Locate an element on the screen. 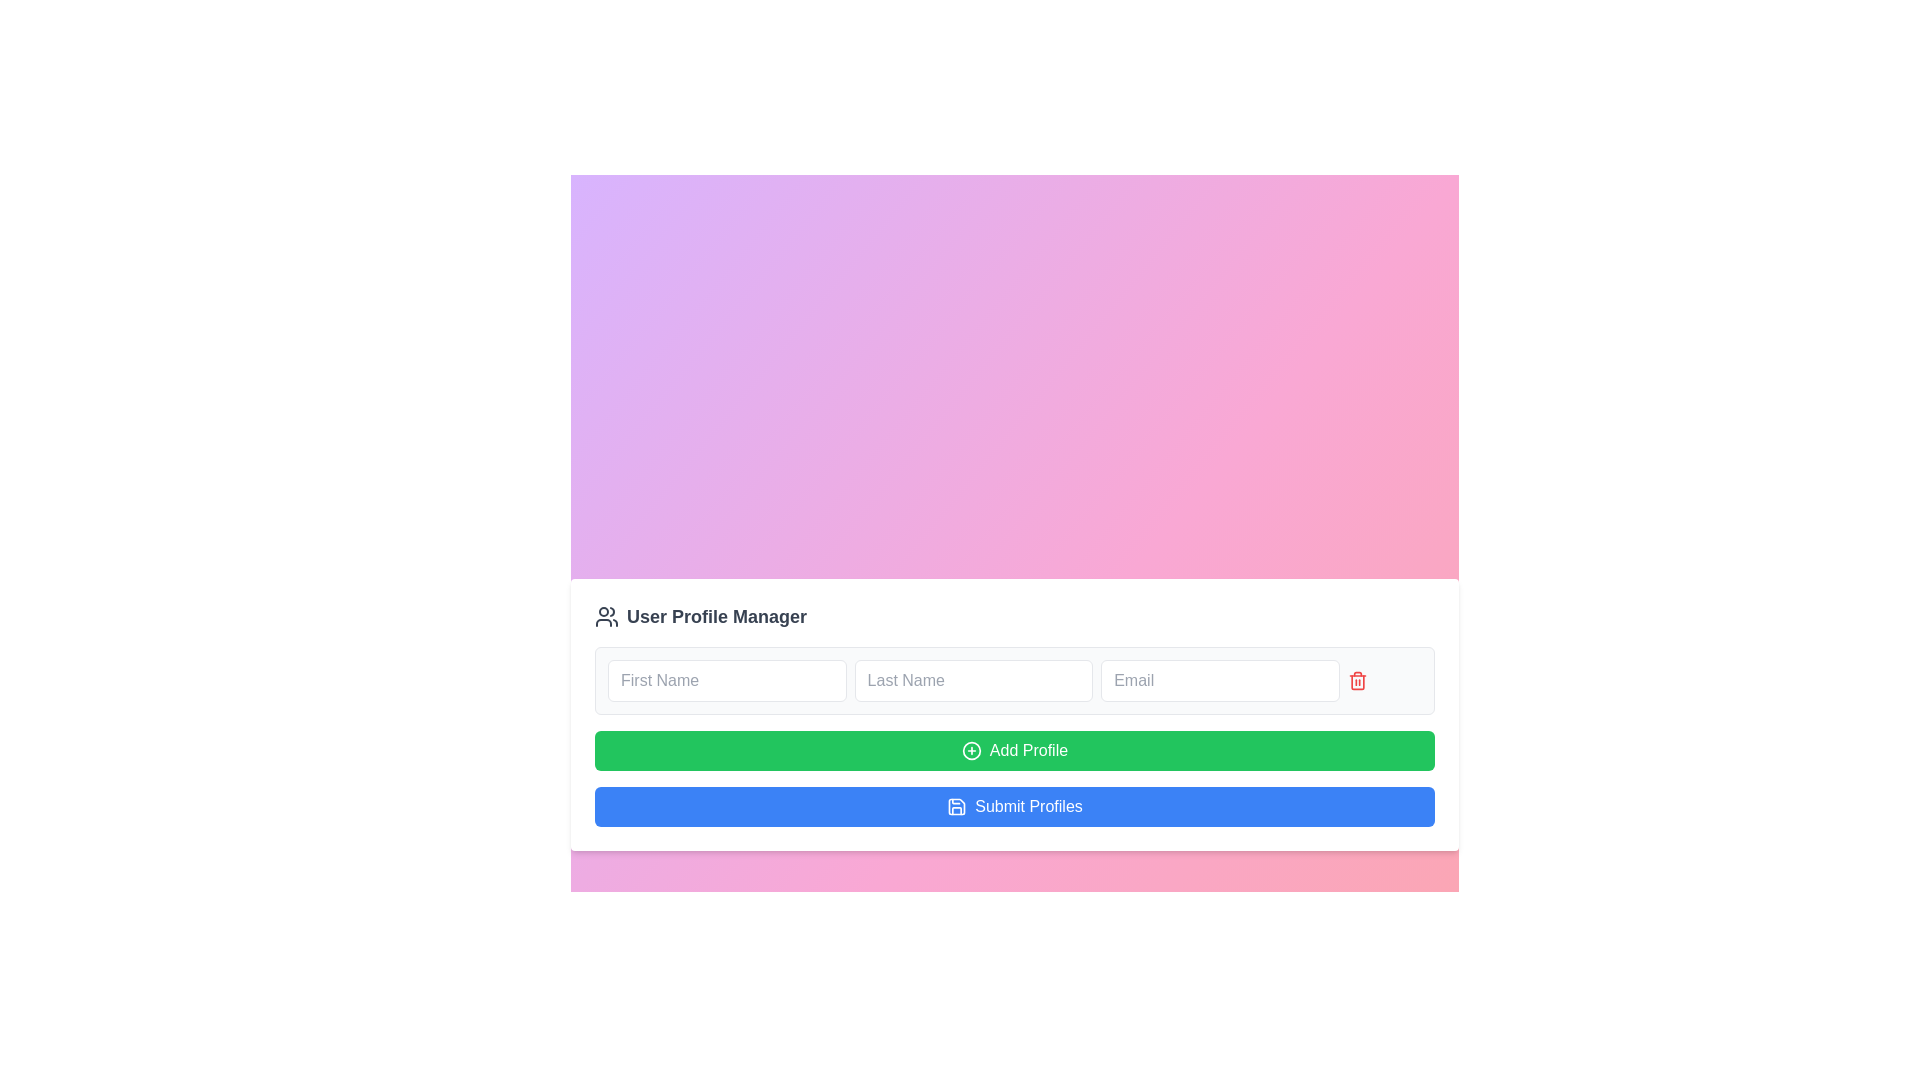 The height and width of the screenshot is (1080, 1920). the green 'Add Profile' button with rounded corners that contains white text and a plus-inscribed circle icon is located at coordinates (1014, 736).